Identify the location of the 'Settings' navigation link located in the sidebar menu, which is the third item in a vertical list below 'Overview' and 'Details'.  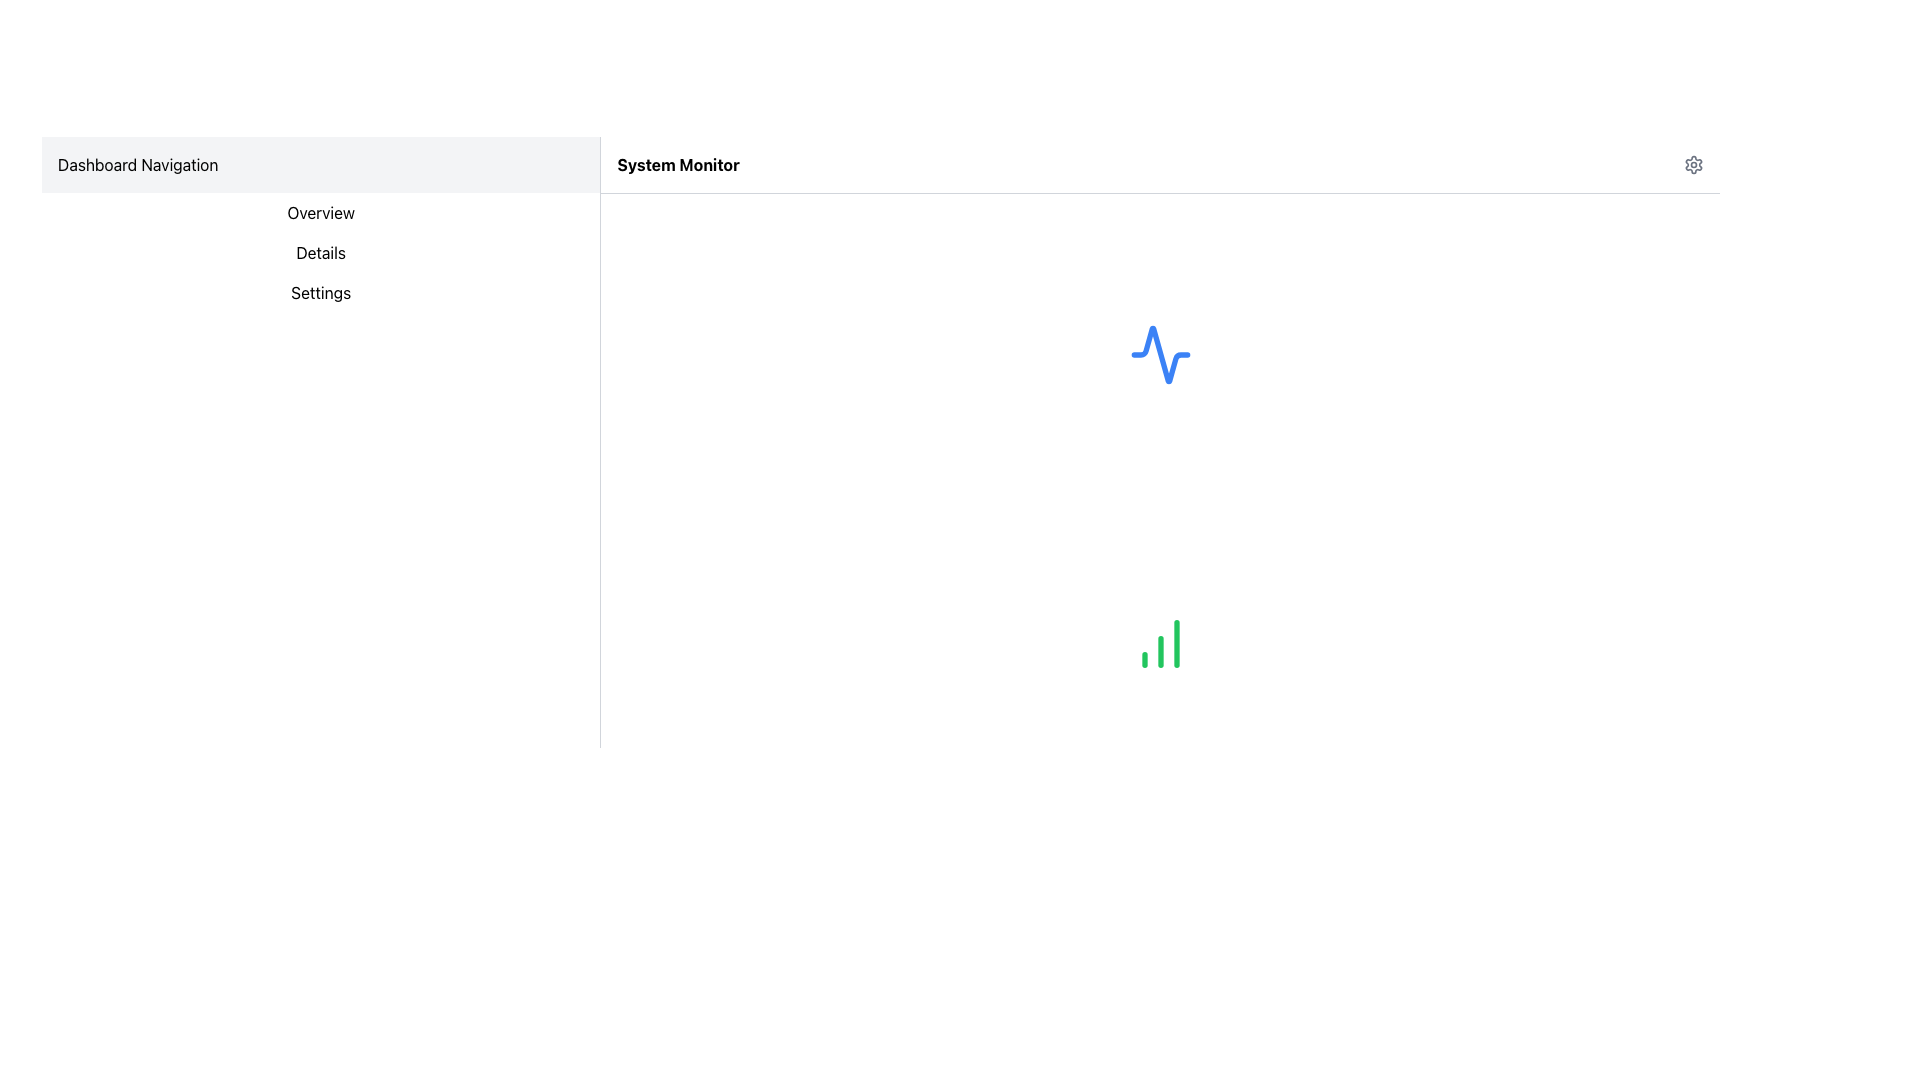
(321, 293).